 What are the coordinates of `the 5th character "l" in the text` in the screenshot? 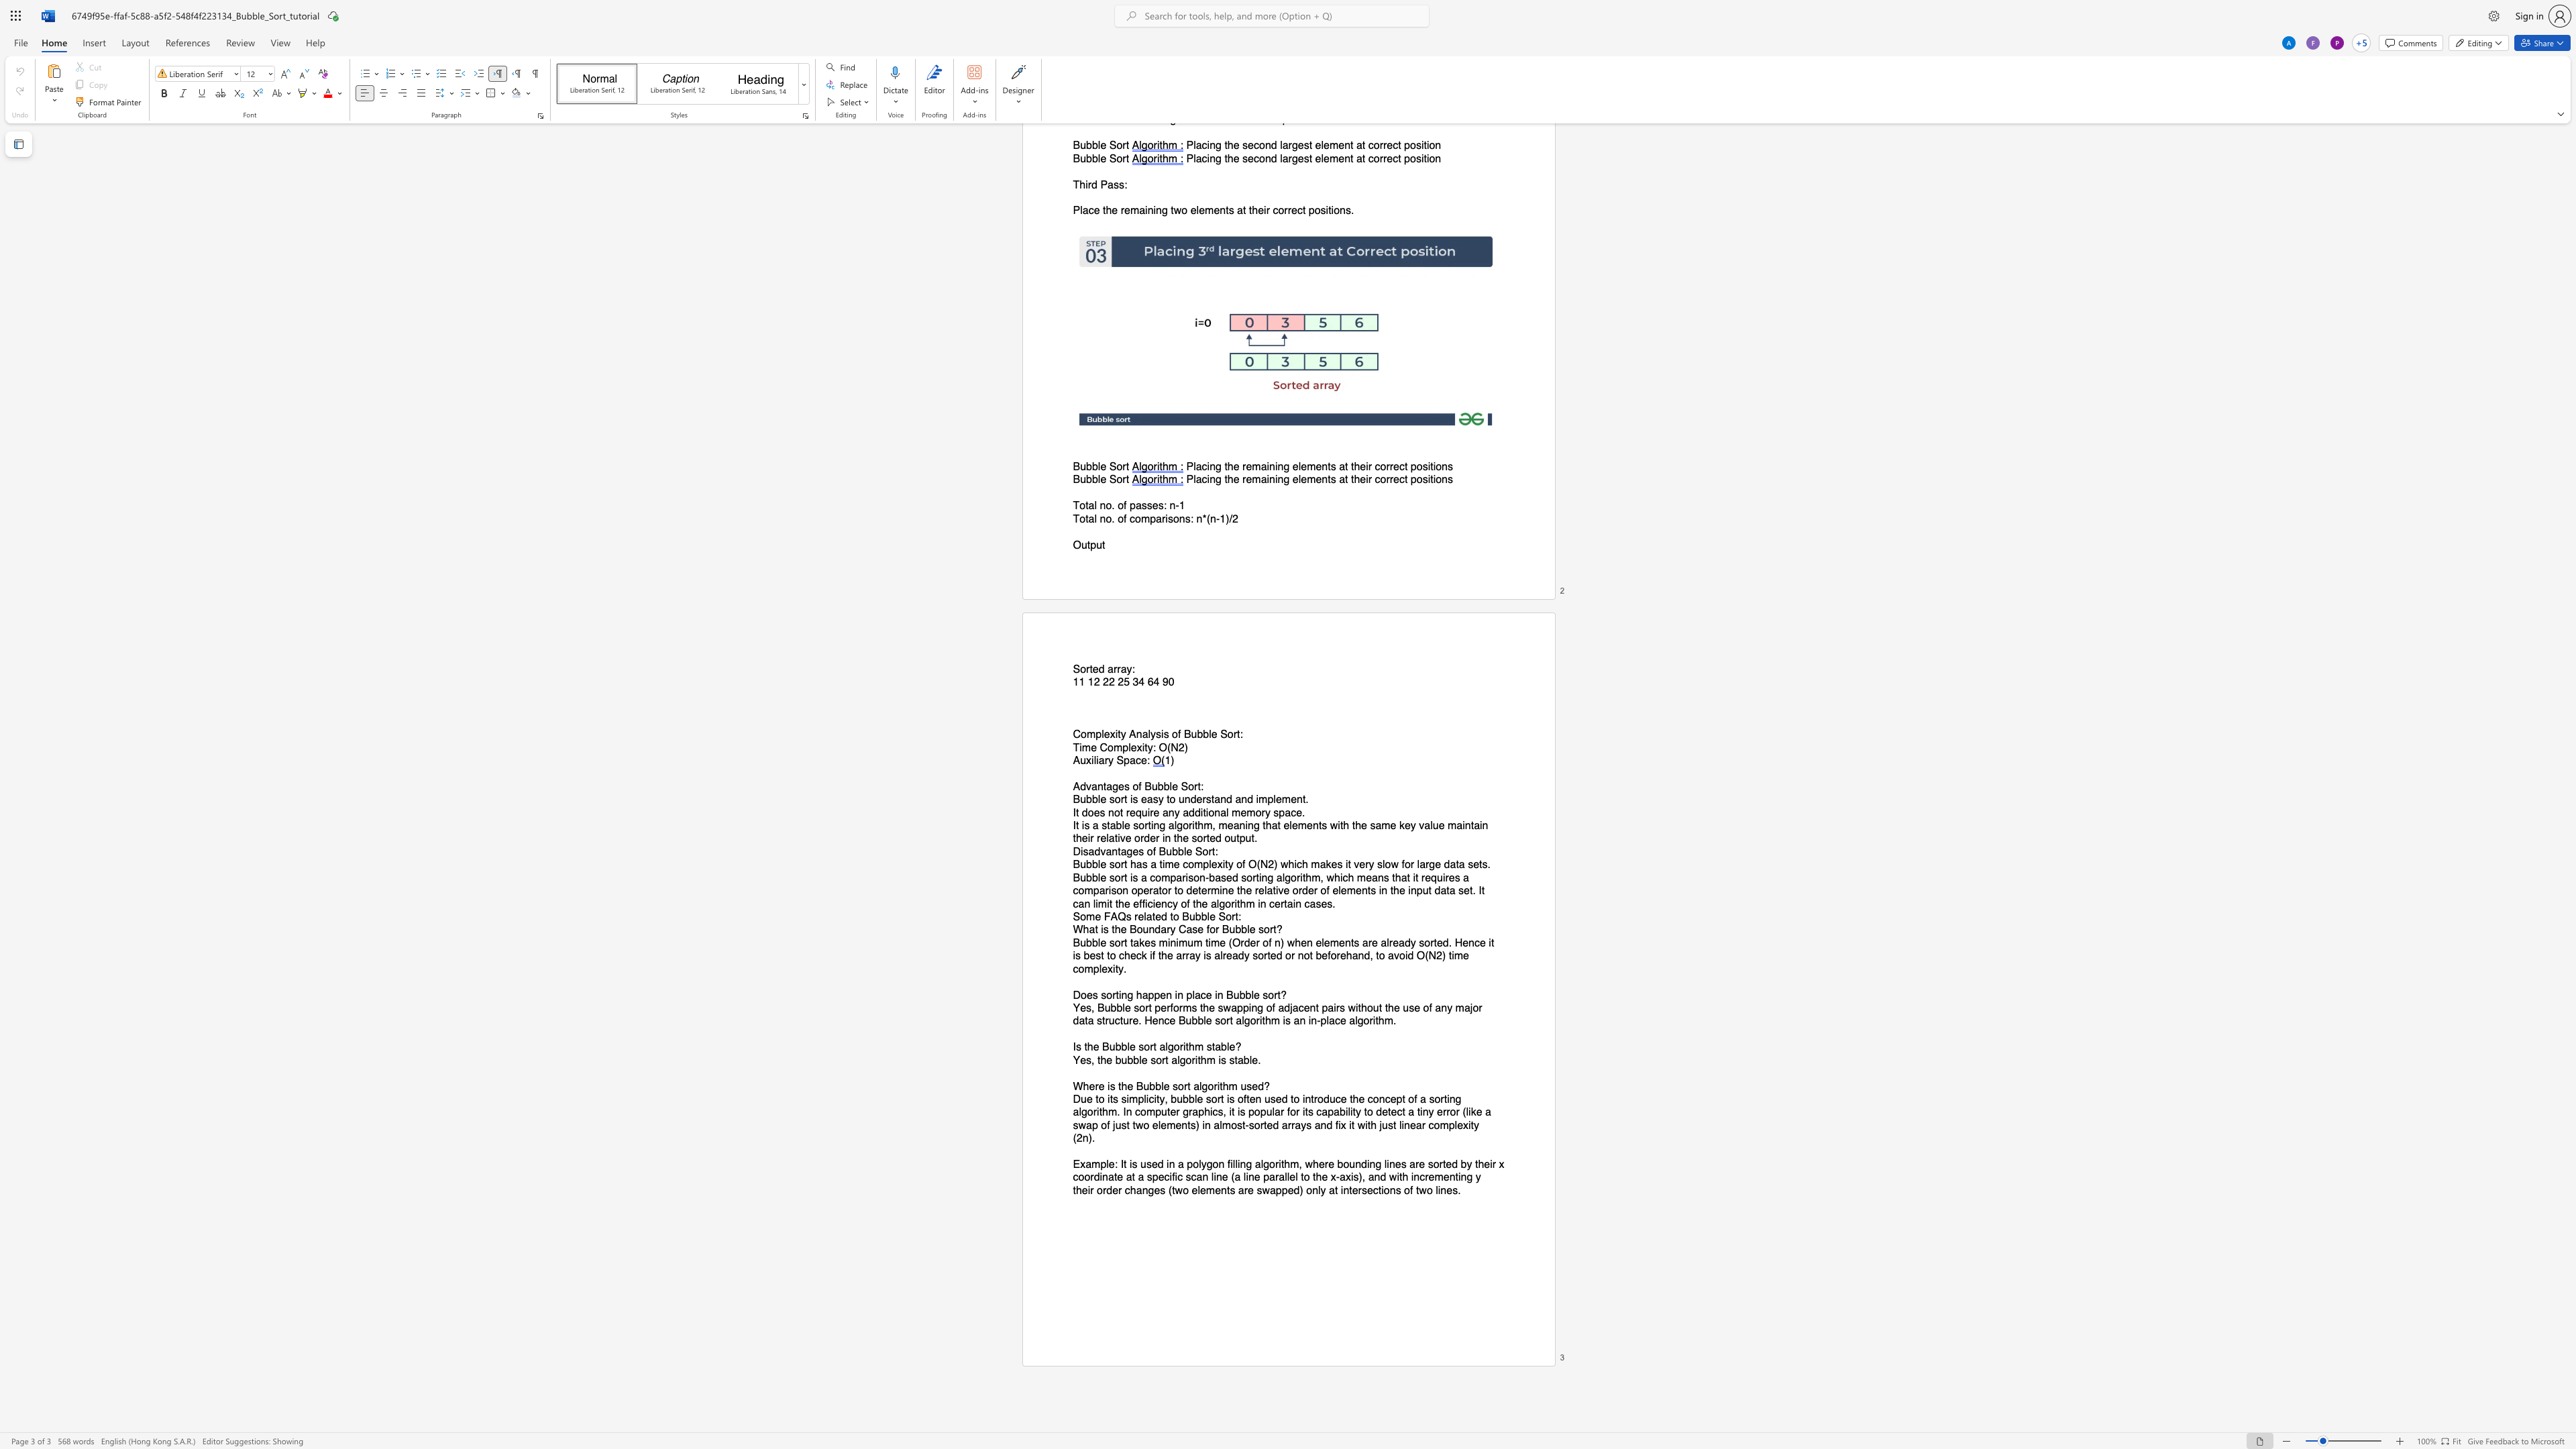 It's located at (1261, 1163).